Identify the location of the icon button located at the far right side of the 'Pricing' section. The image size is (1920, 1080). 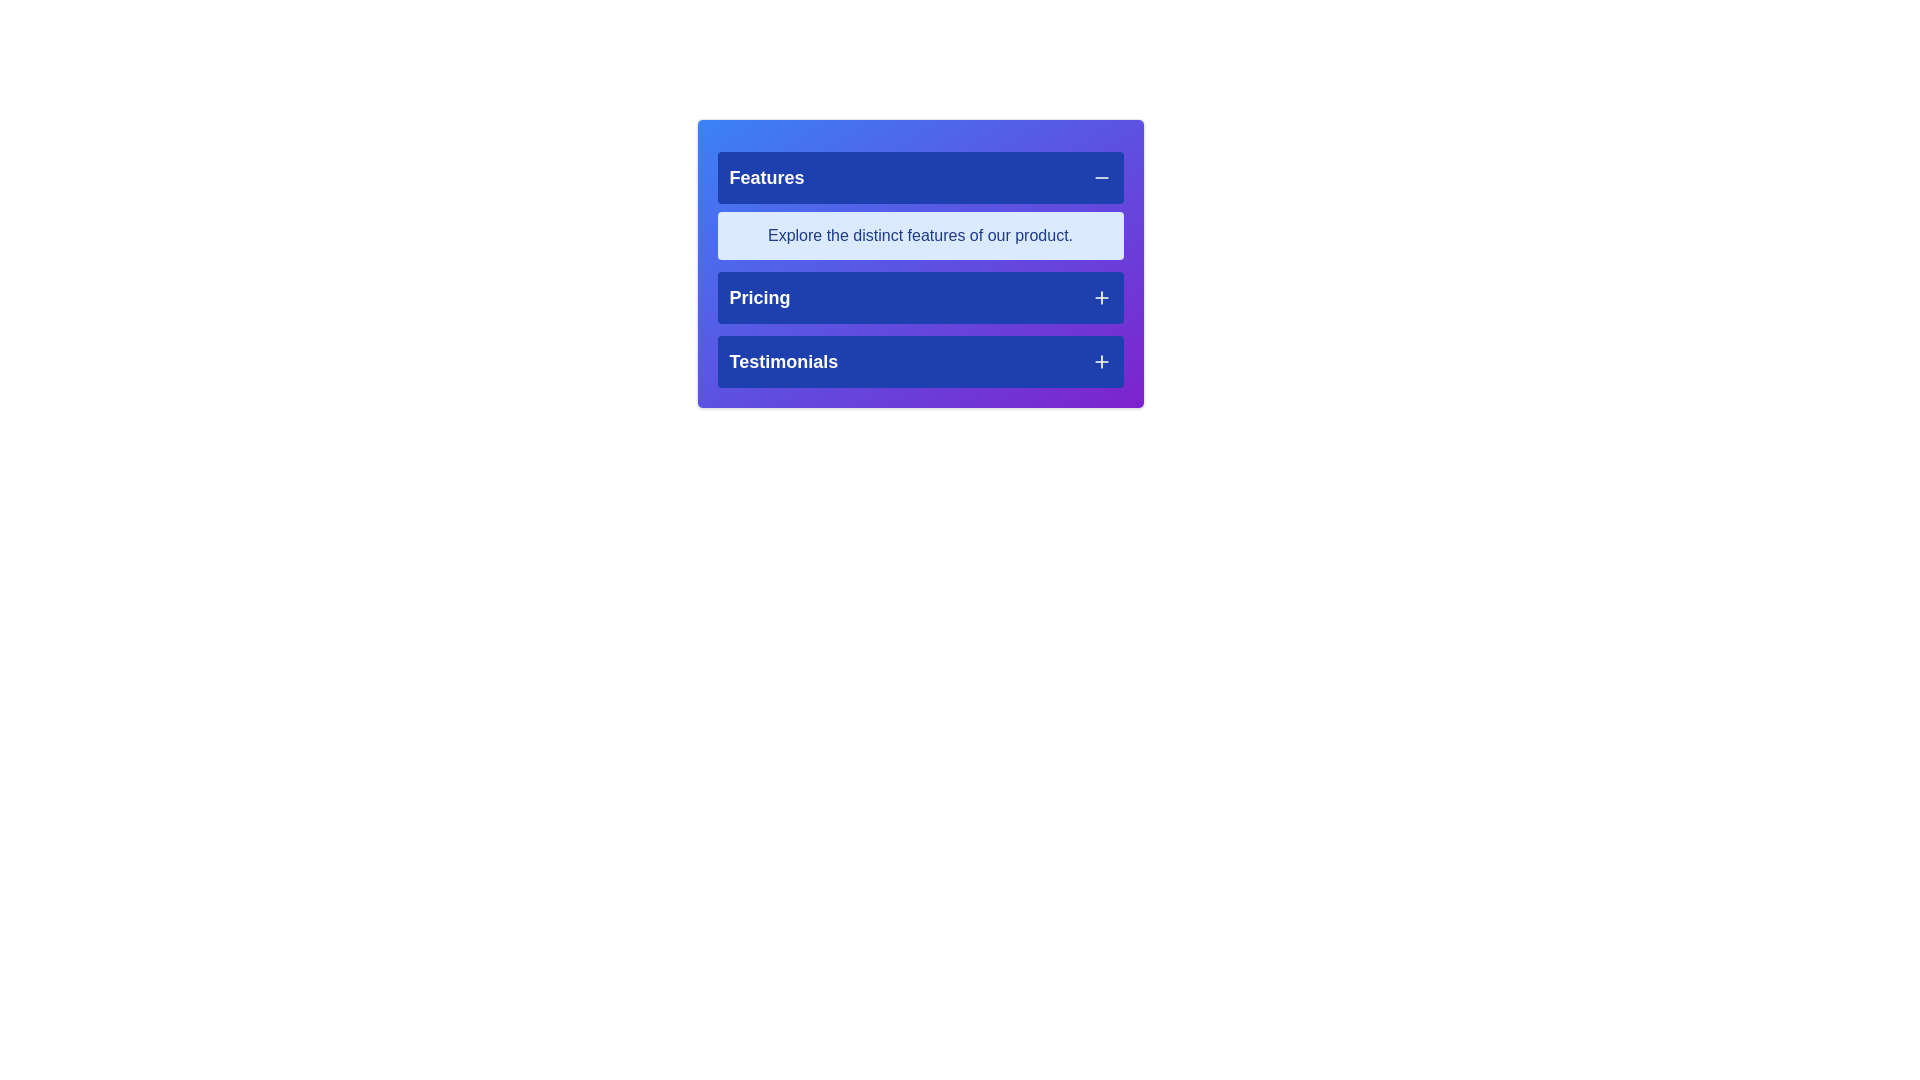
(1100, 297).